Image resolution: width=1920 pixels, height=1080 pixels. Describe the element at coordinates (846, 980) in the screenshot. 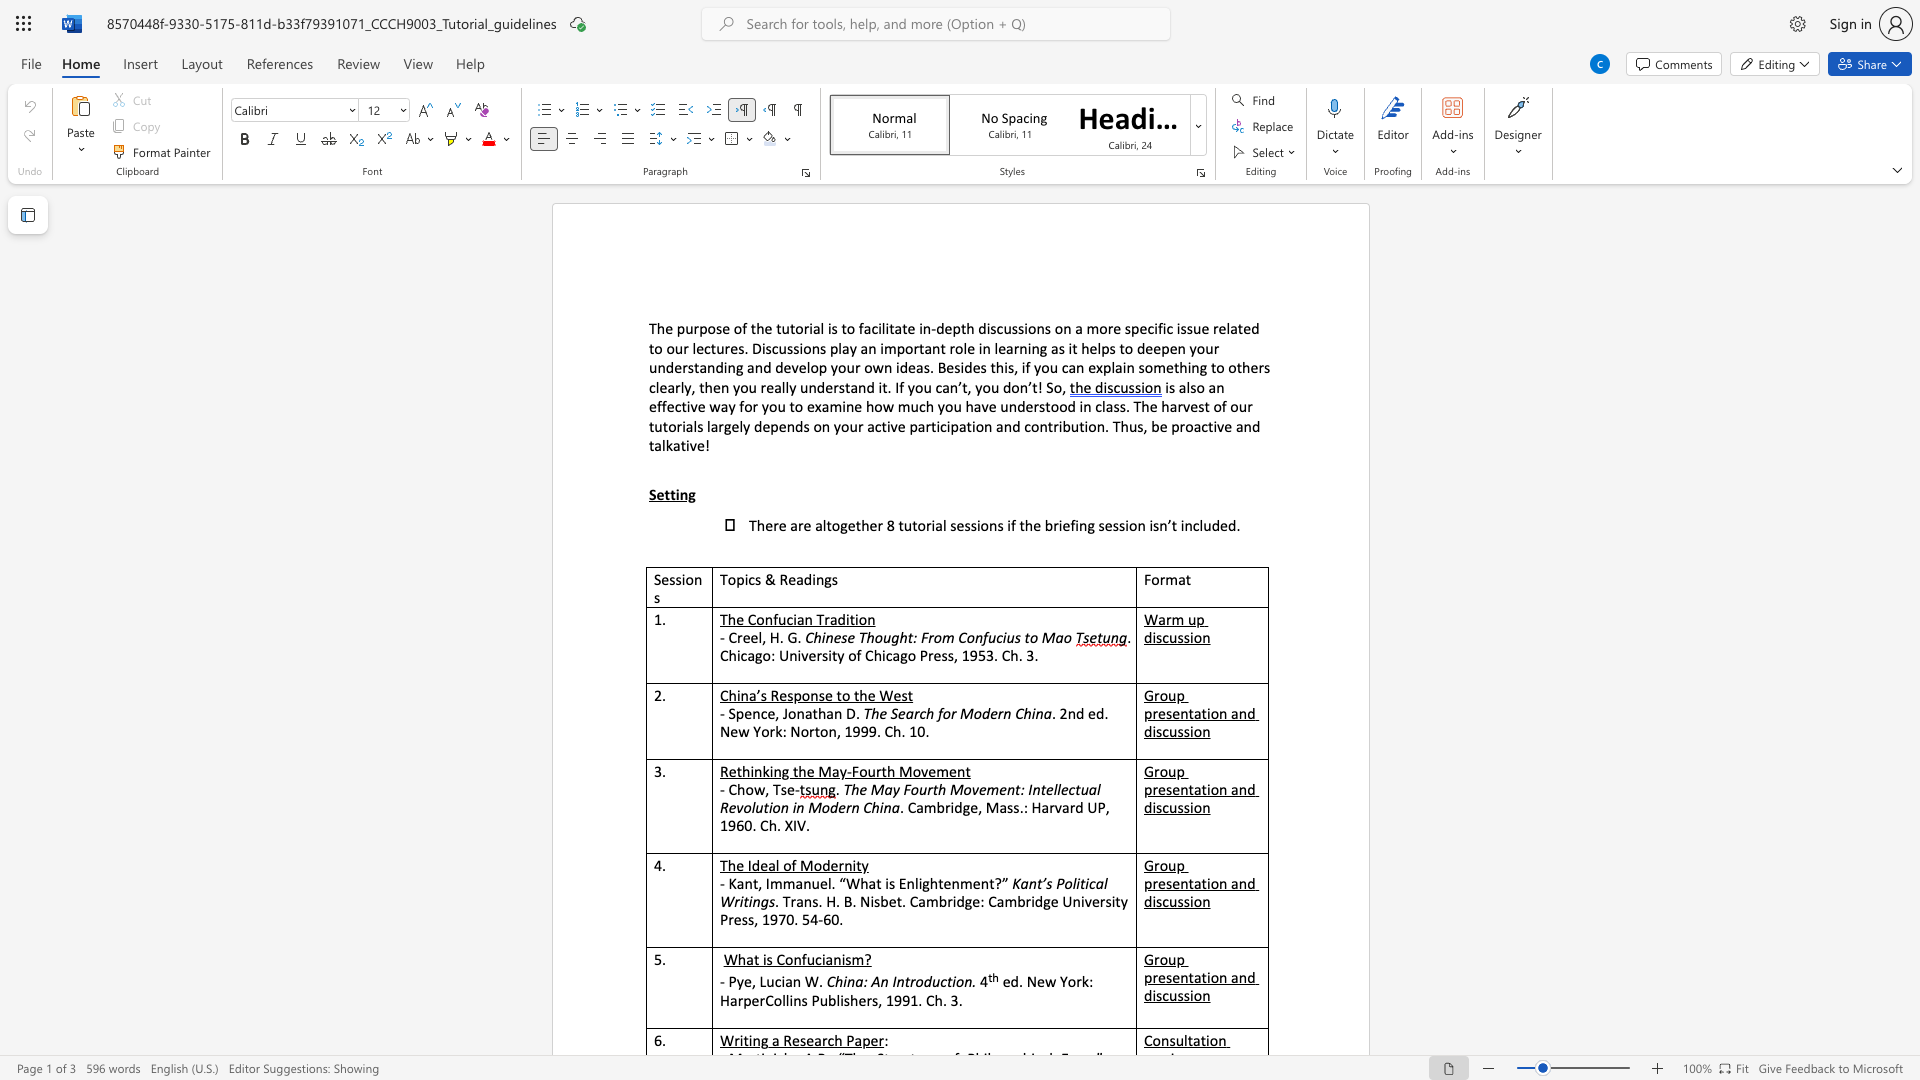

I see `the subset text "na" within the text "China: An Introduction."` at that location.